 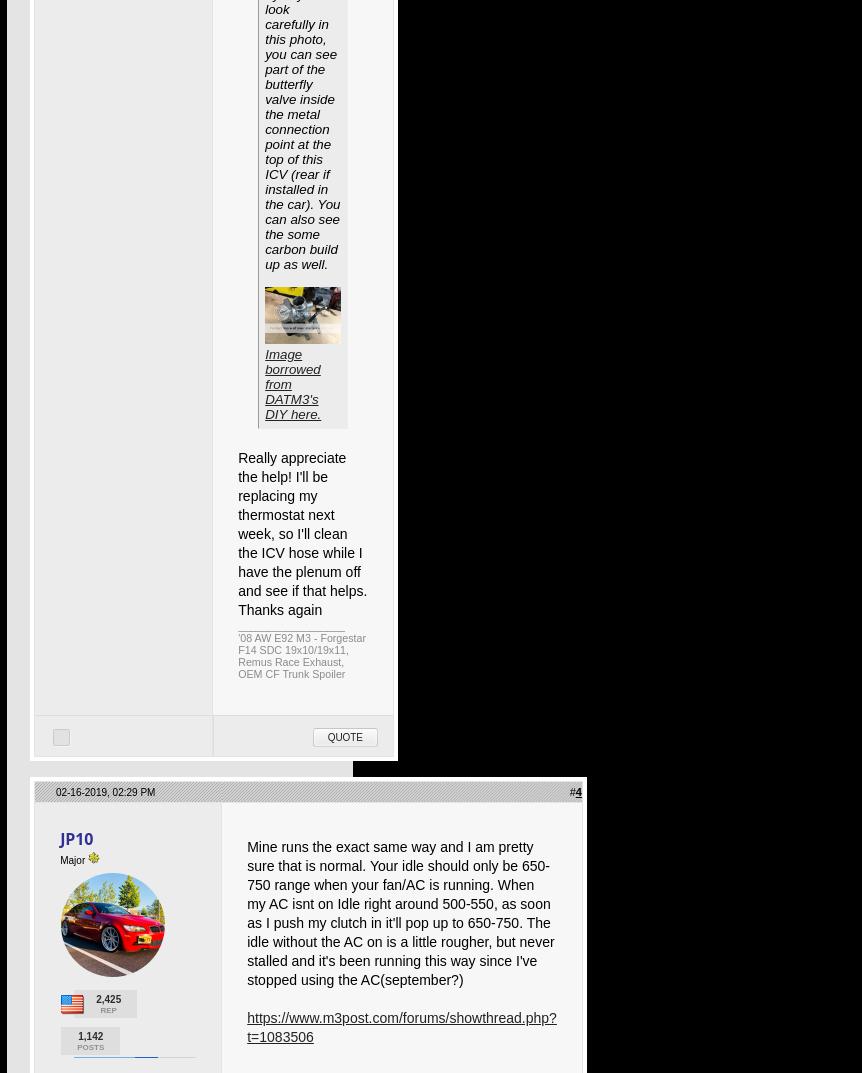 What do you see at coordinates (75, 837) in the screenshot?
I see `'JP10'` at bounding box center [75, 837].